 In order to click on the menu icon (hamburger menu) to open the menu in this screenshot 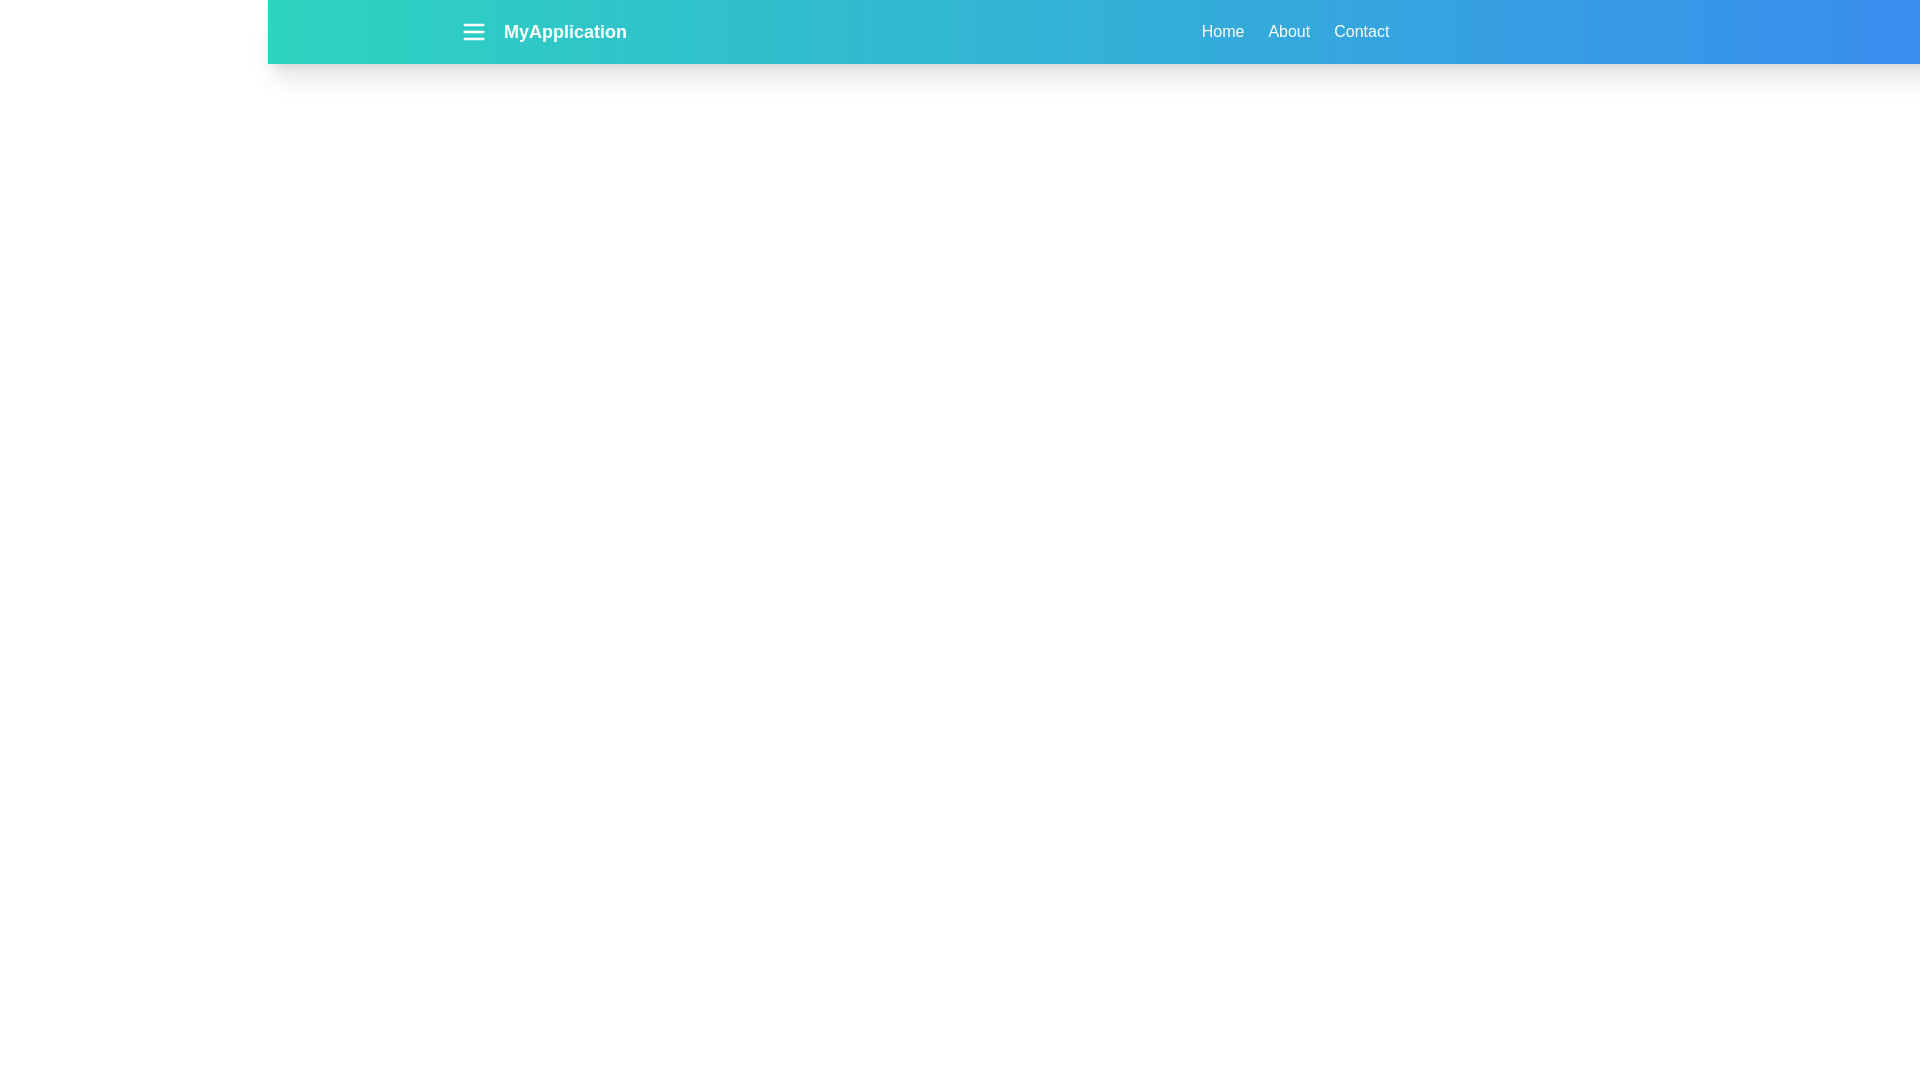, I will do `click(473, 31)`.